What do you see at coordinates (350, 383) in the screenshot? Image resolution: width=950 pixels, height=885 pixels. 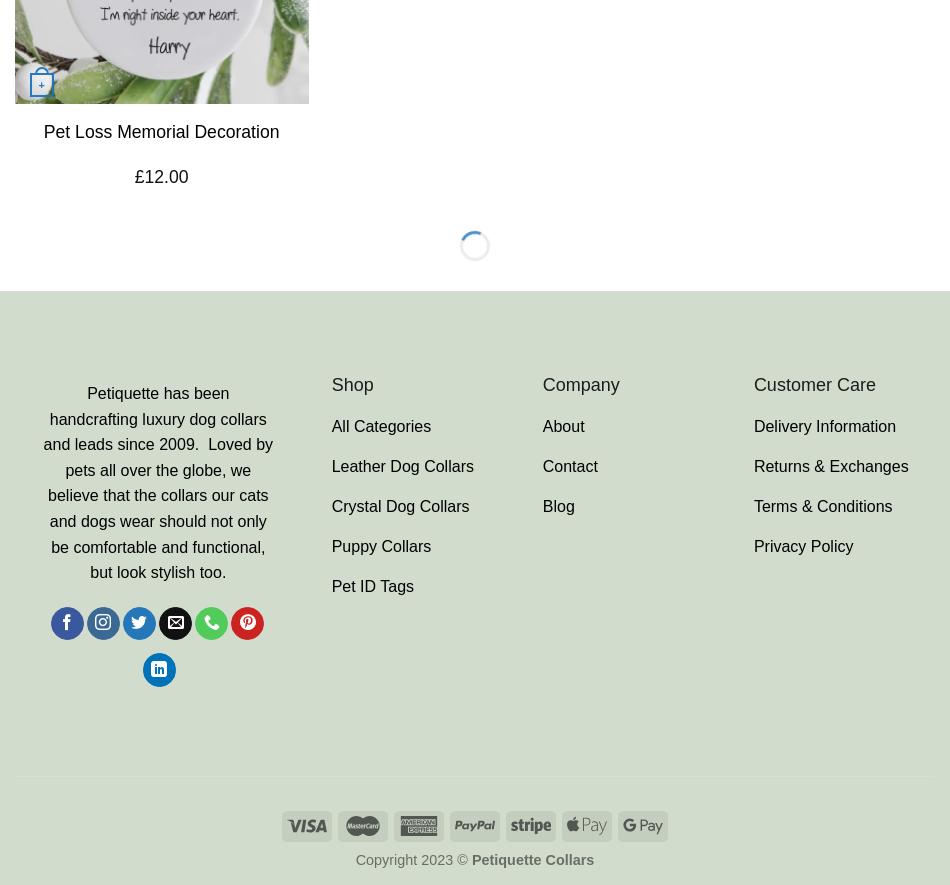 I see `'Shop'` at bounding box center [350, 383].